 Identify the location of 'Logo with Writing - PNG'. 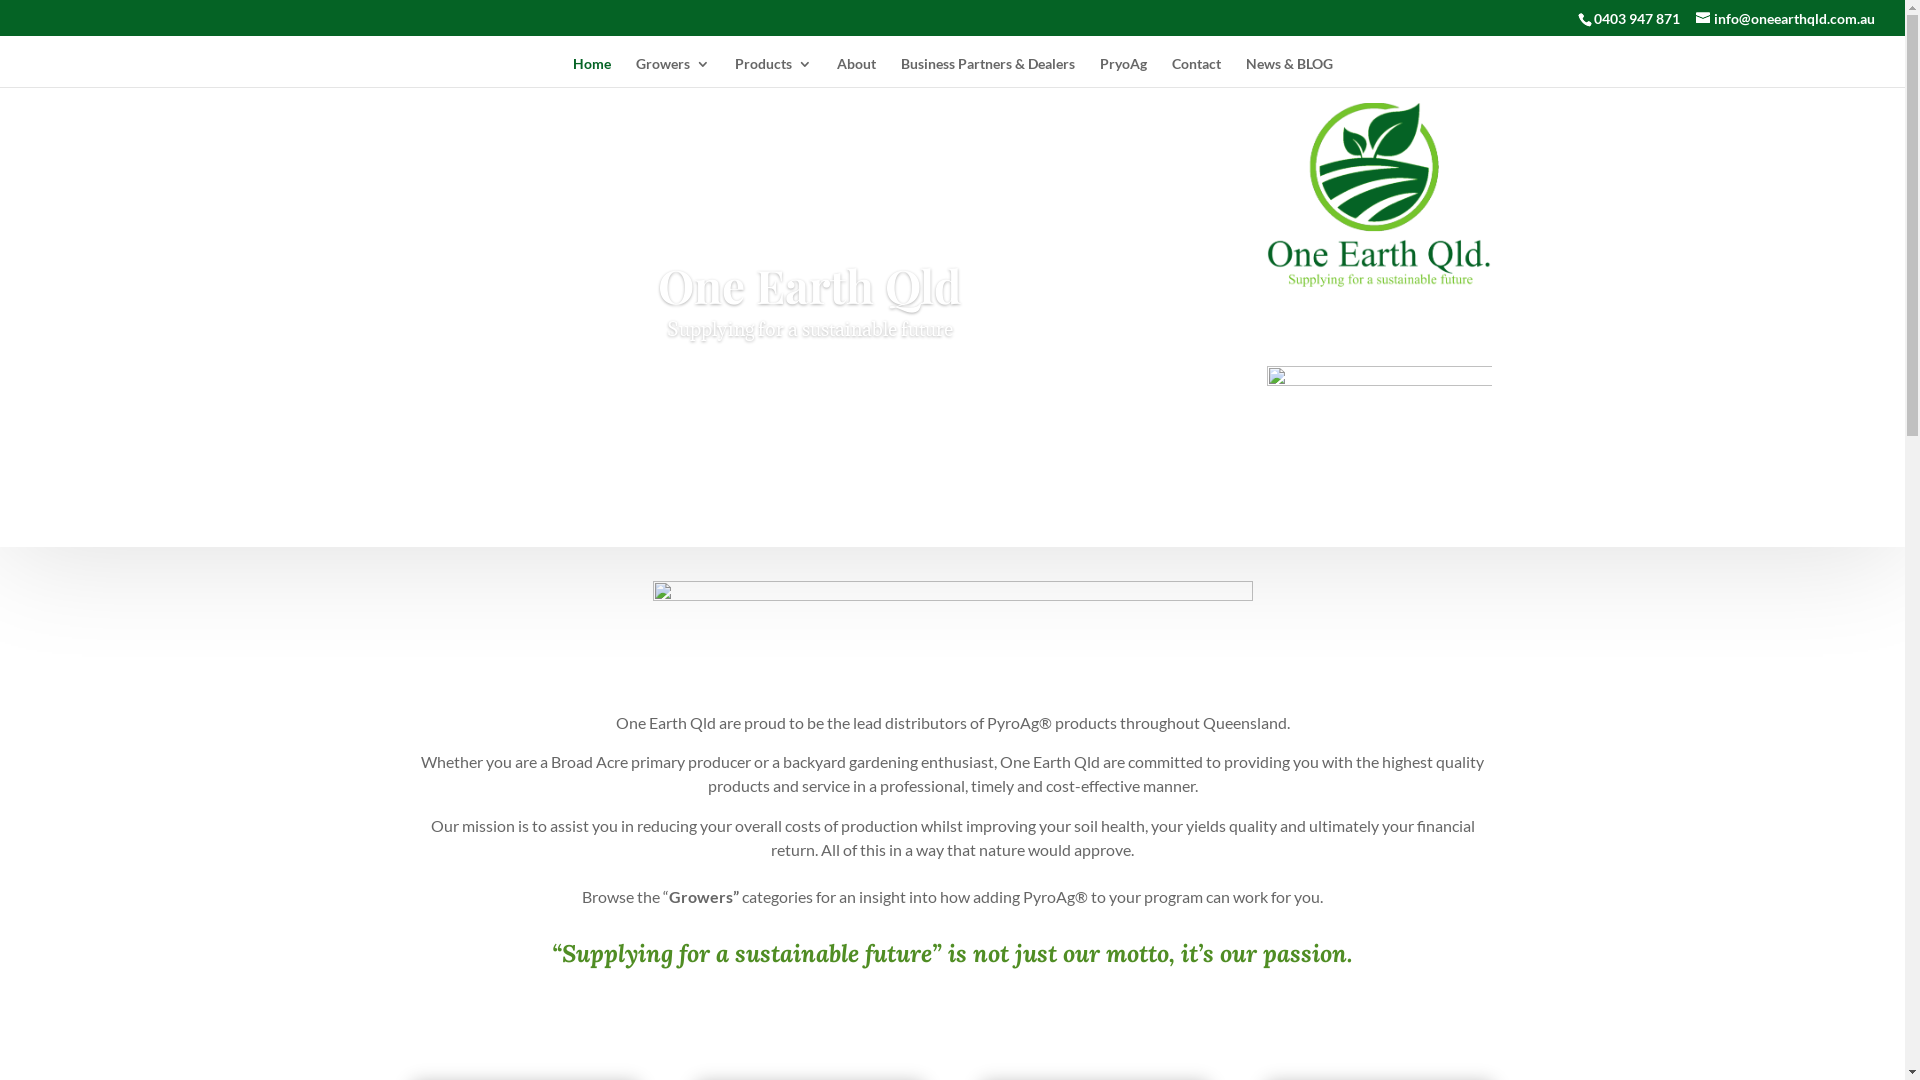
(1378, 195).